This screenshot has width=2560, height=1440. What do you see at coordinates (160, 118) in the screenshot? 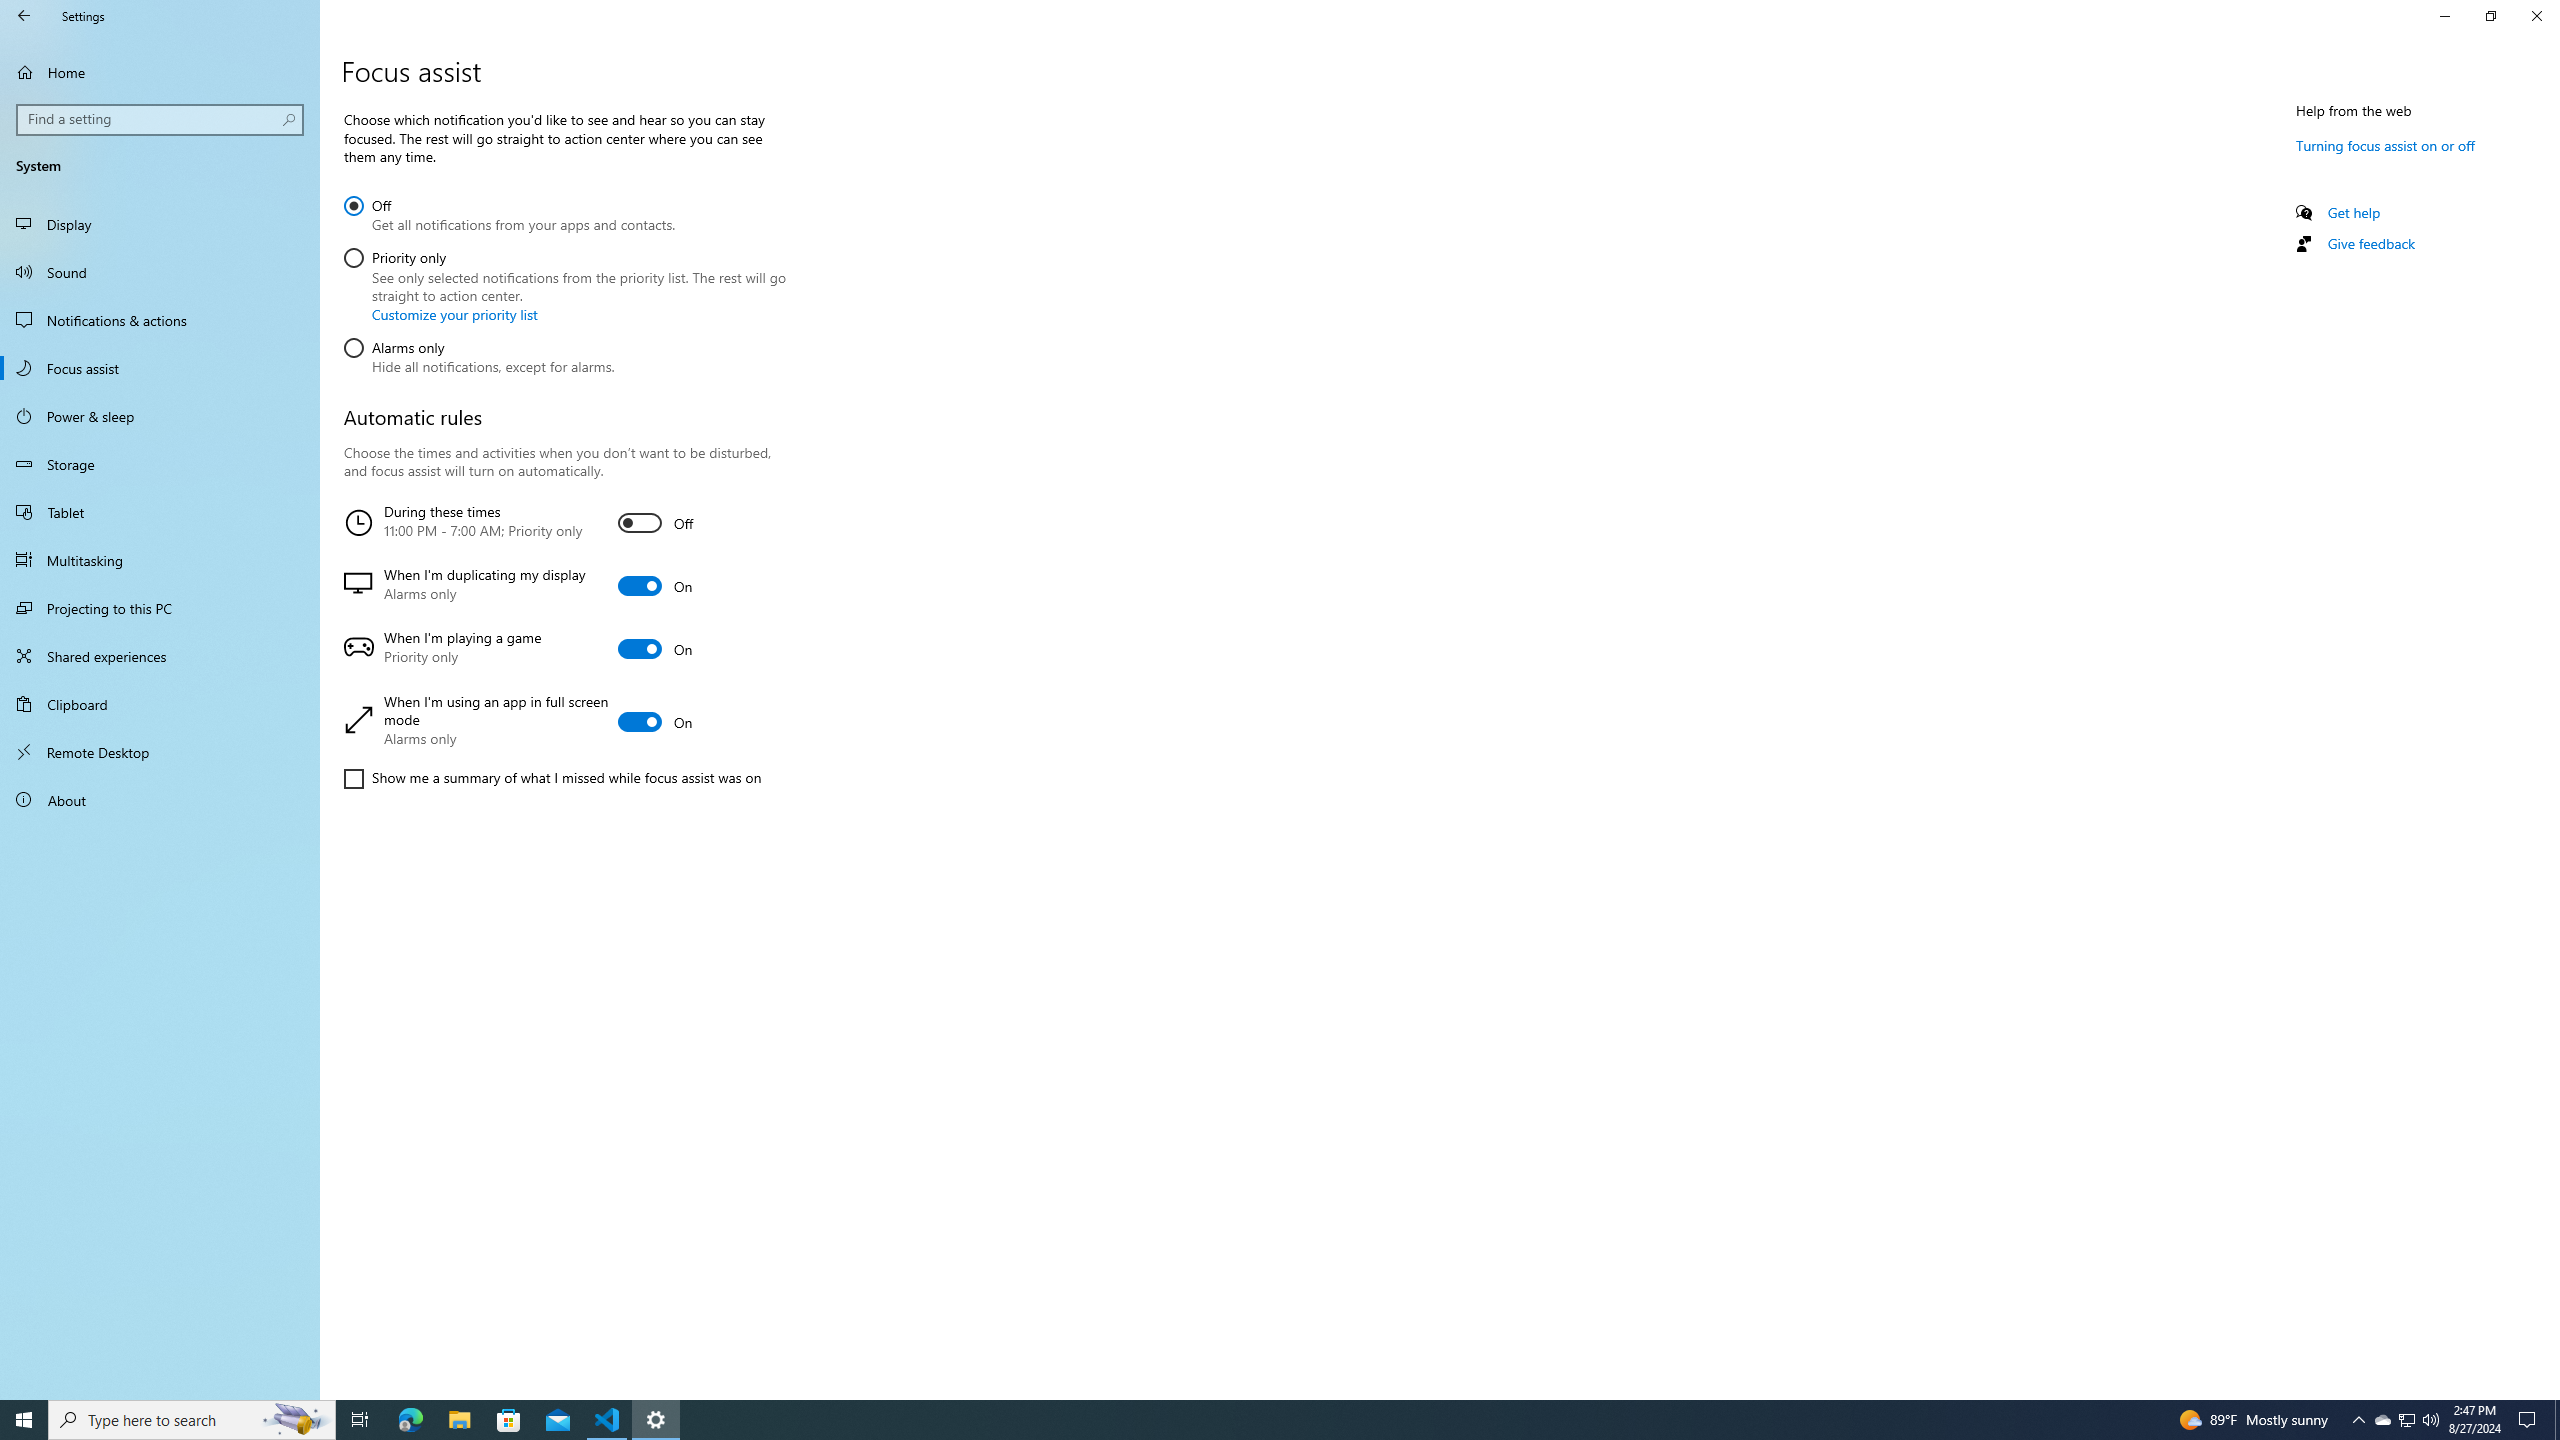
I see `'Search box, Find a setting'` at bounding box center [160, 118].